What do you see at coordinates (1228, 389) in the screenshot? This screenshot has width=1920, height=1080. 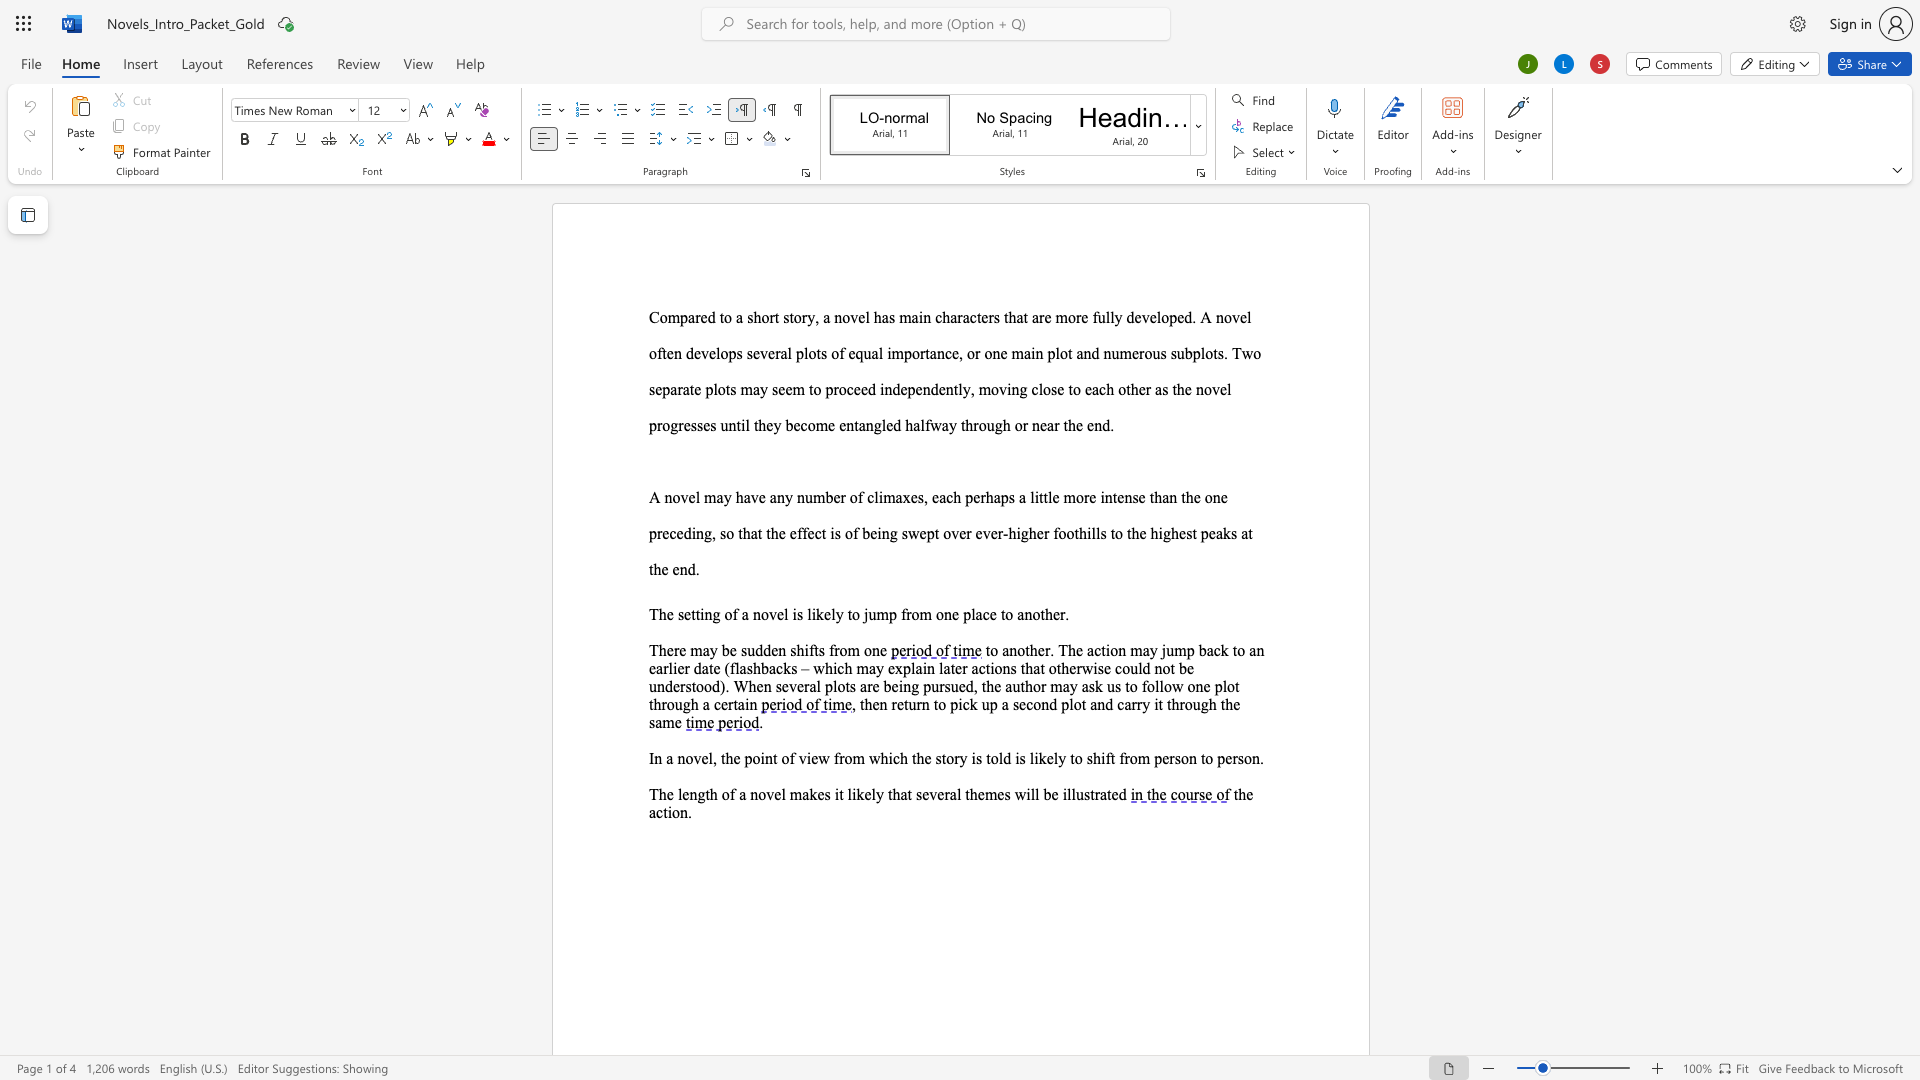 I see `the 3th character "l" in the text` at bounding box center [1228, 389].